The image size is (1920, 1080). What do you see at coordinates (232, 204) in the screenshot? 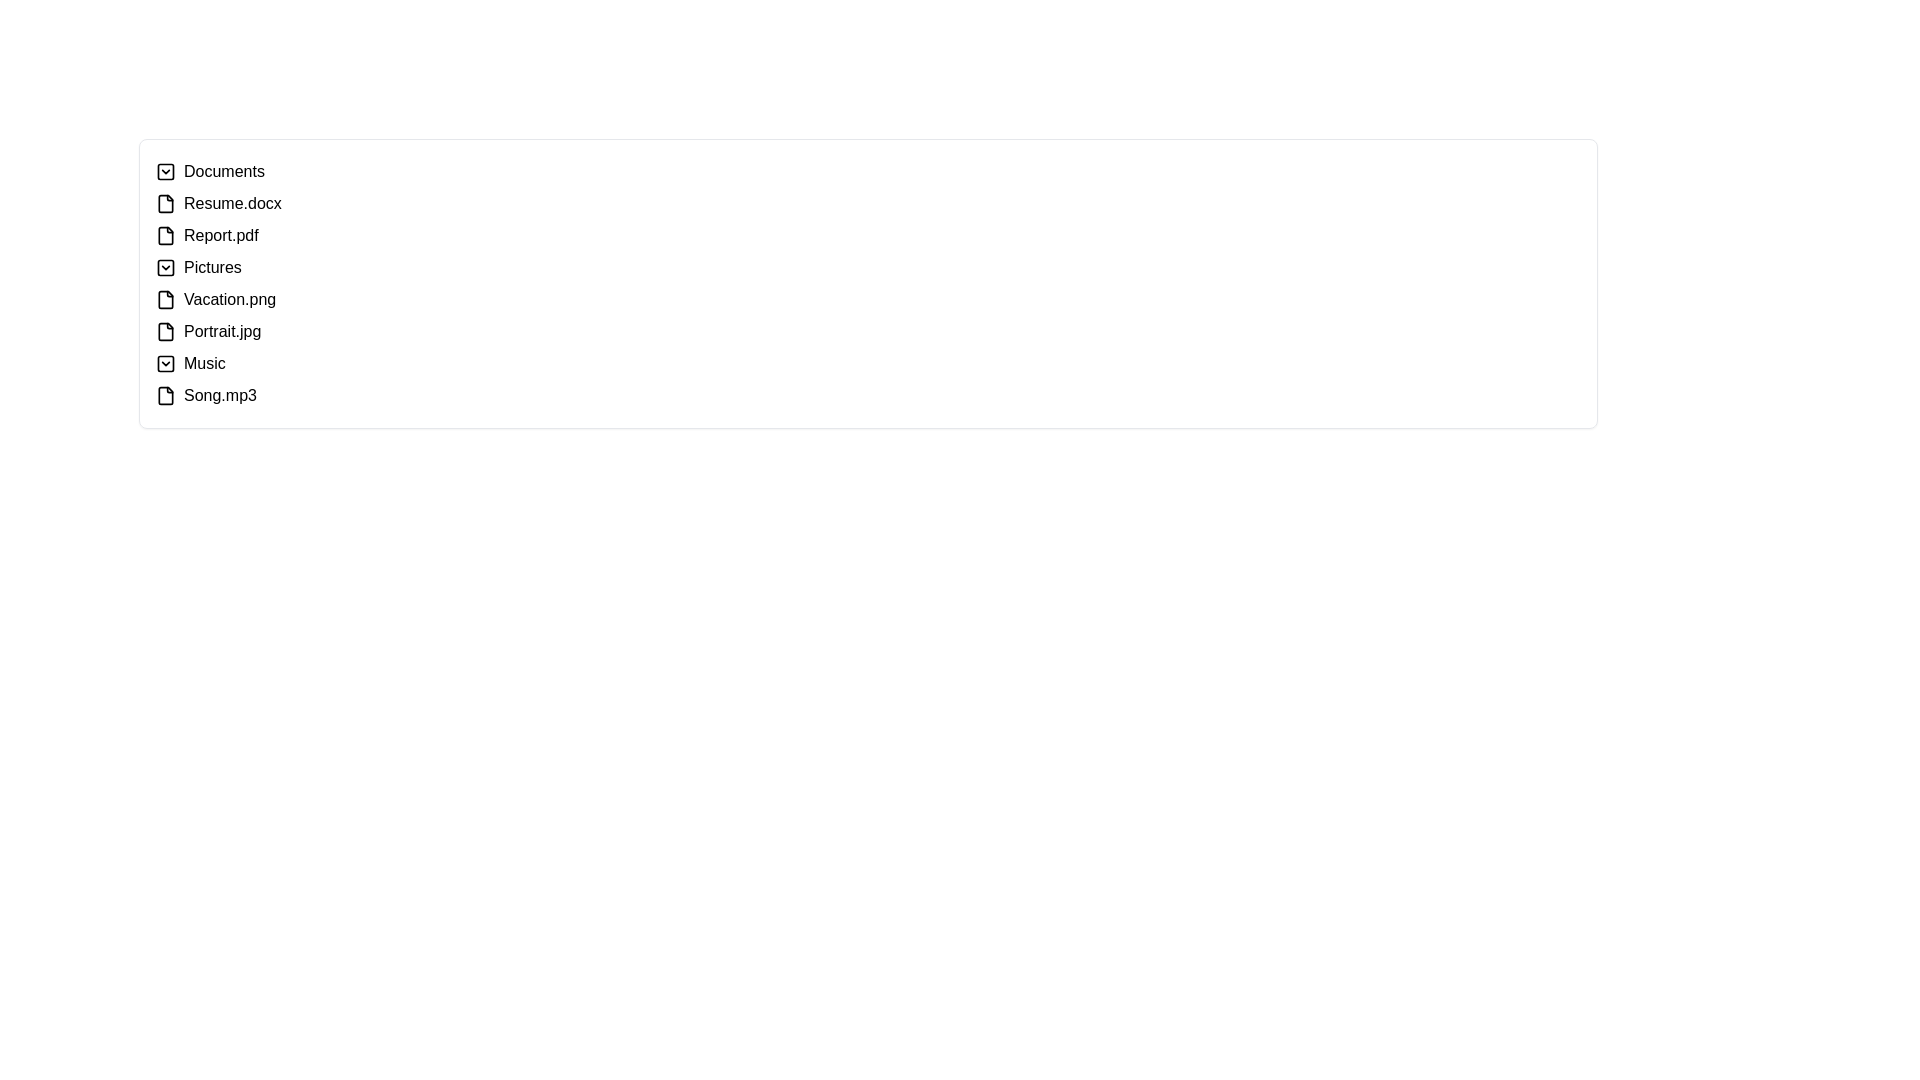
I see `the text label representing the name of the file` at bounding box center [232, 204].